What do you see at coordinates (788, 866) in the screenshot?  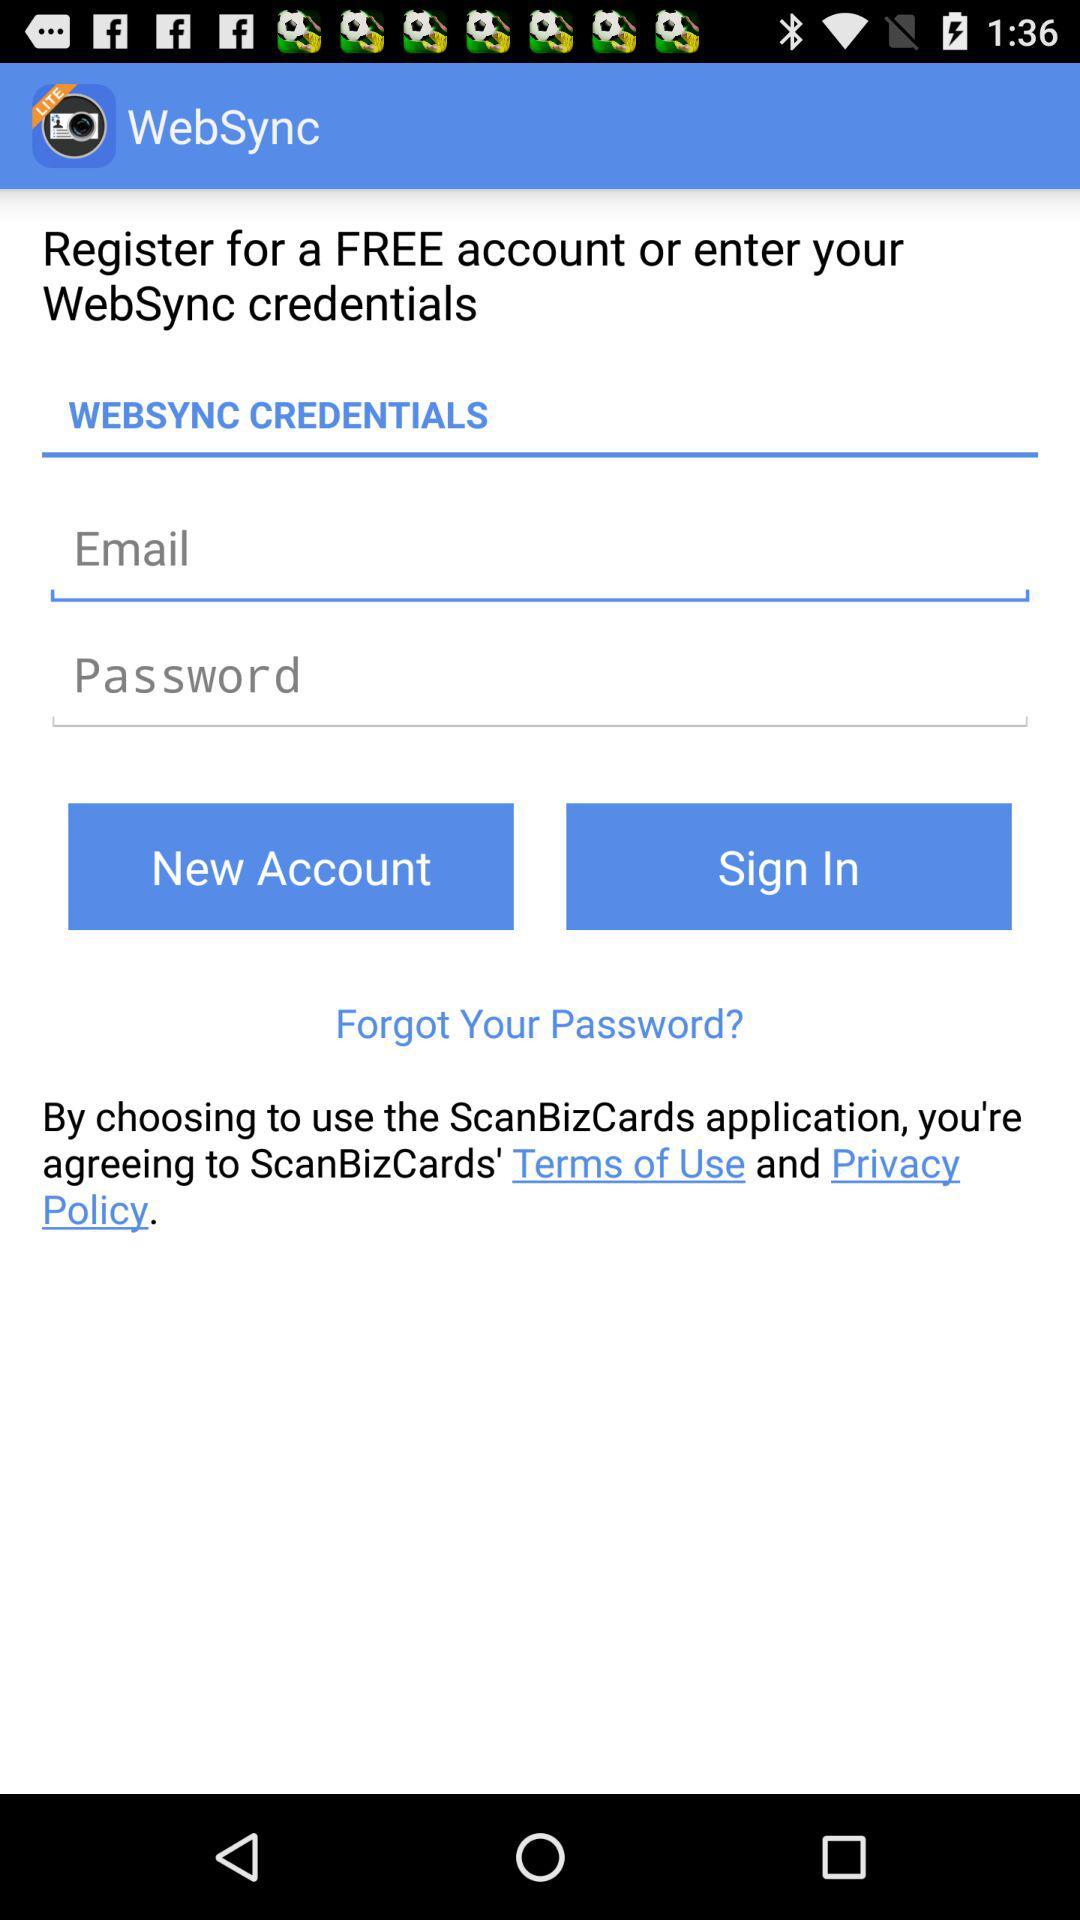 I see `the sign in icon` at bounding box center [788, 866].